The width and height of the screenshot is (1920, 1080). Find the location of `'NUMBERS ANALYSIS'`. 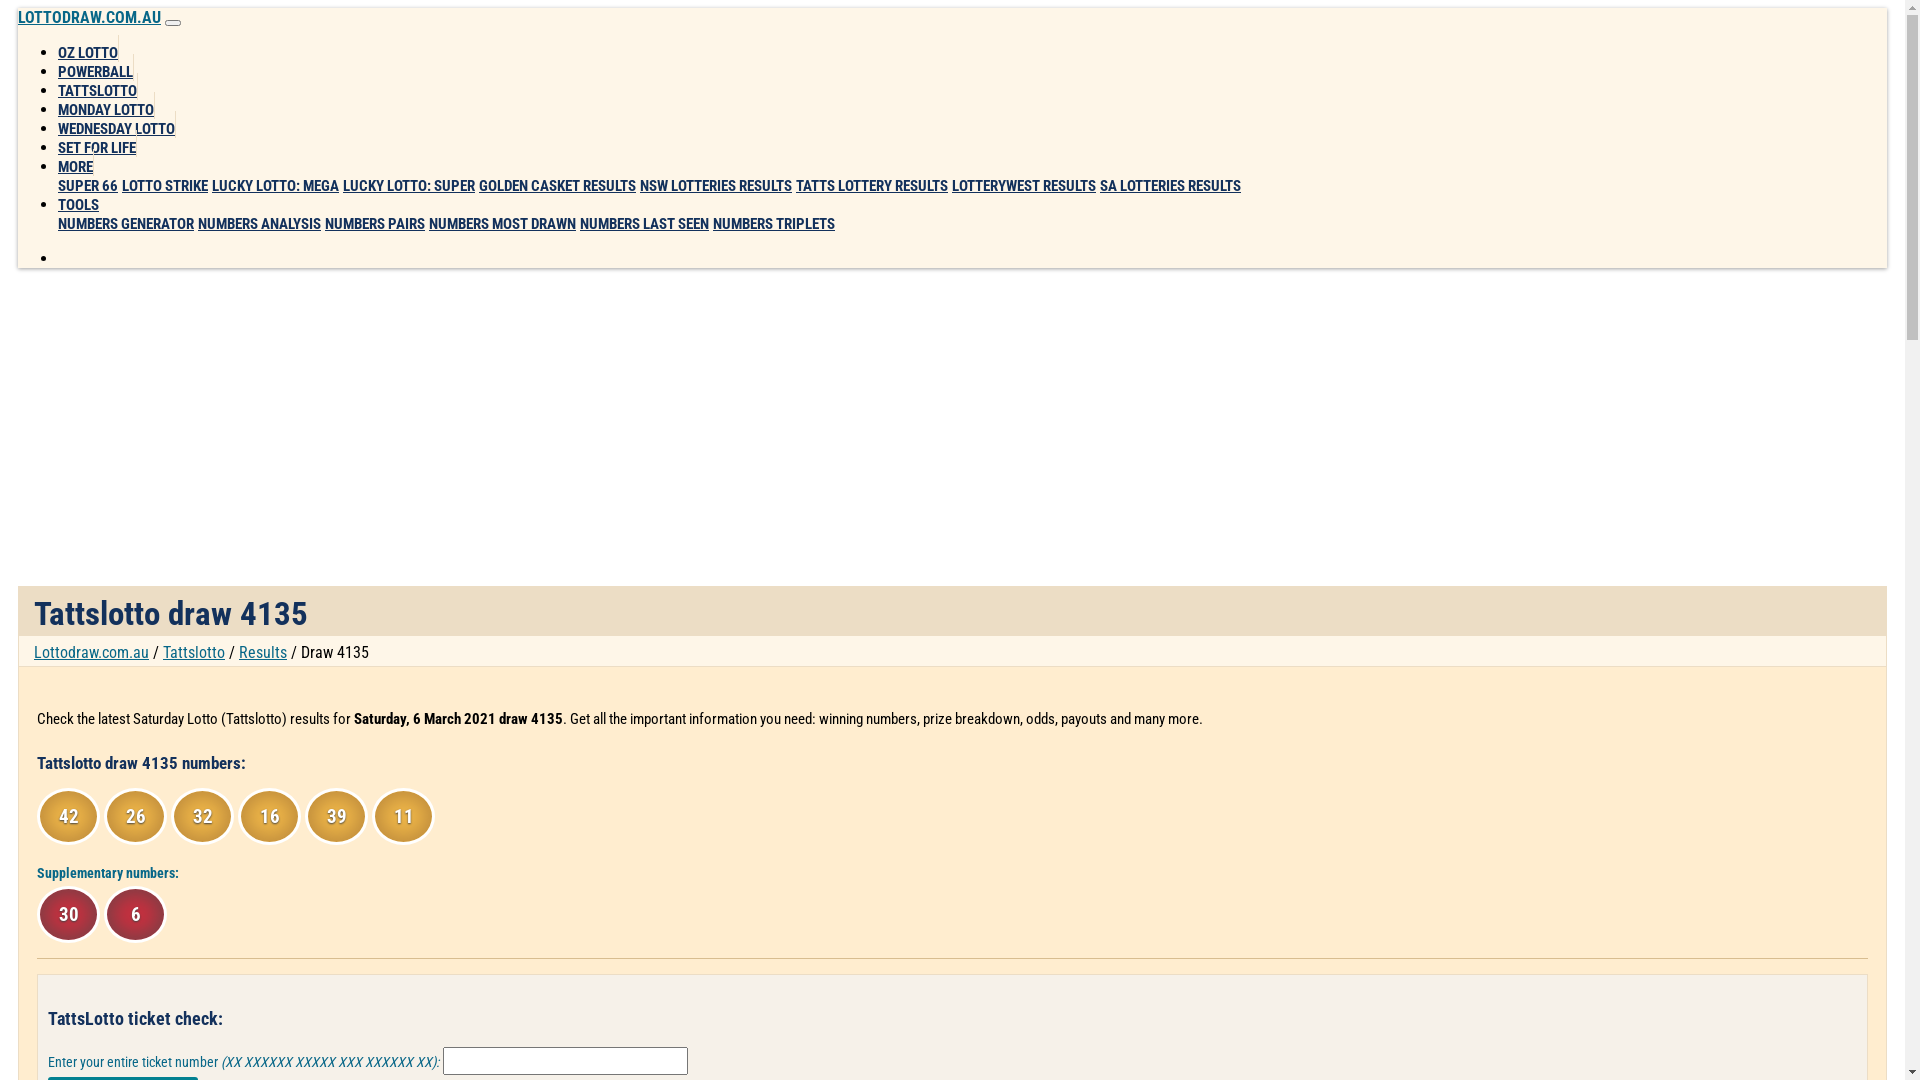

'NUMBERS ANALYSIS' is located at coordinates (258, 223).